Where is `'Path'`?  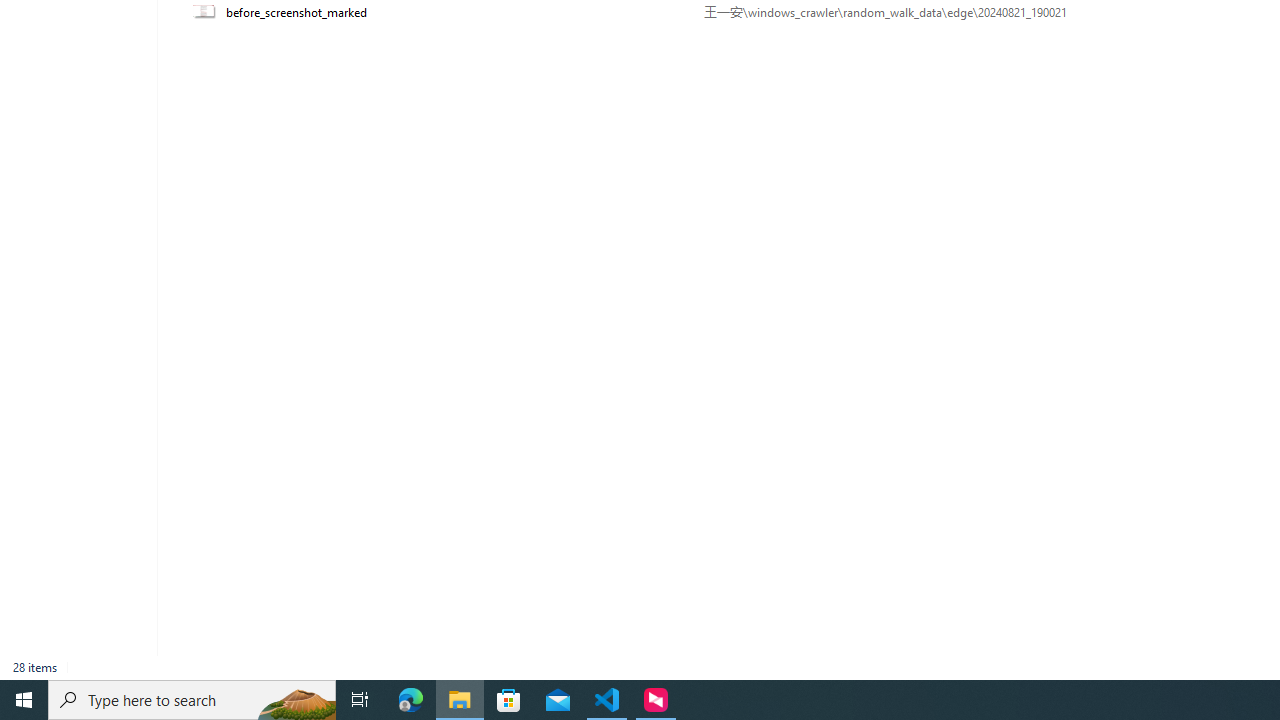
'Path' is located at coordinates (935, 12).